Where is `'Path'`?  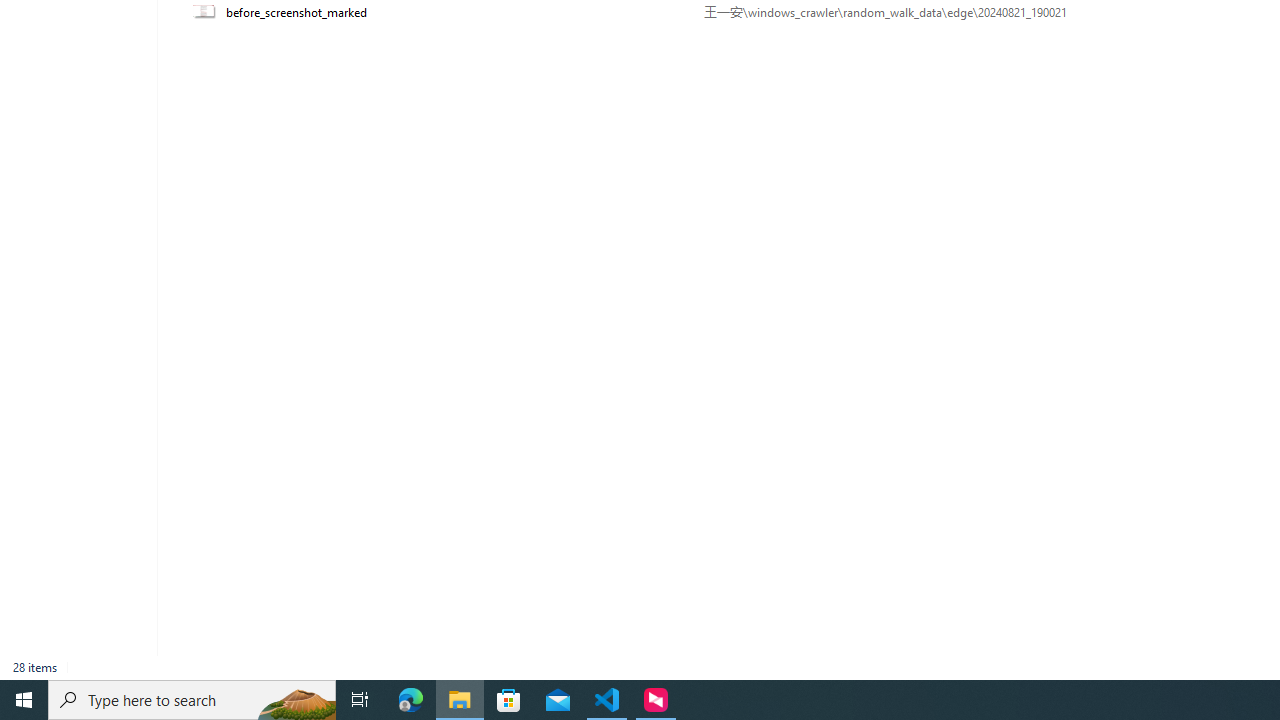
'Path' is located at coordinates (935, 12).